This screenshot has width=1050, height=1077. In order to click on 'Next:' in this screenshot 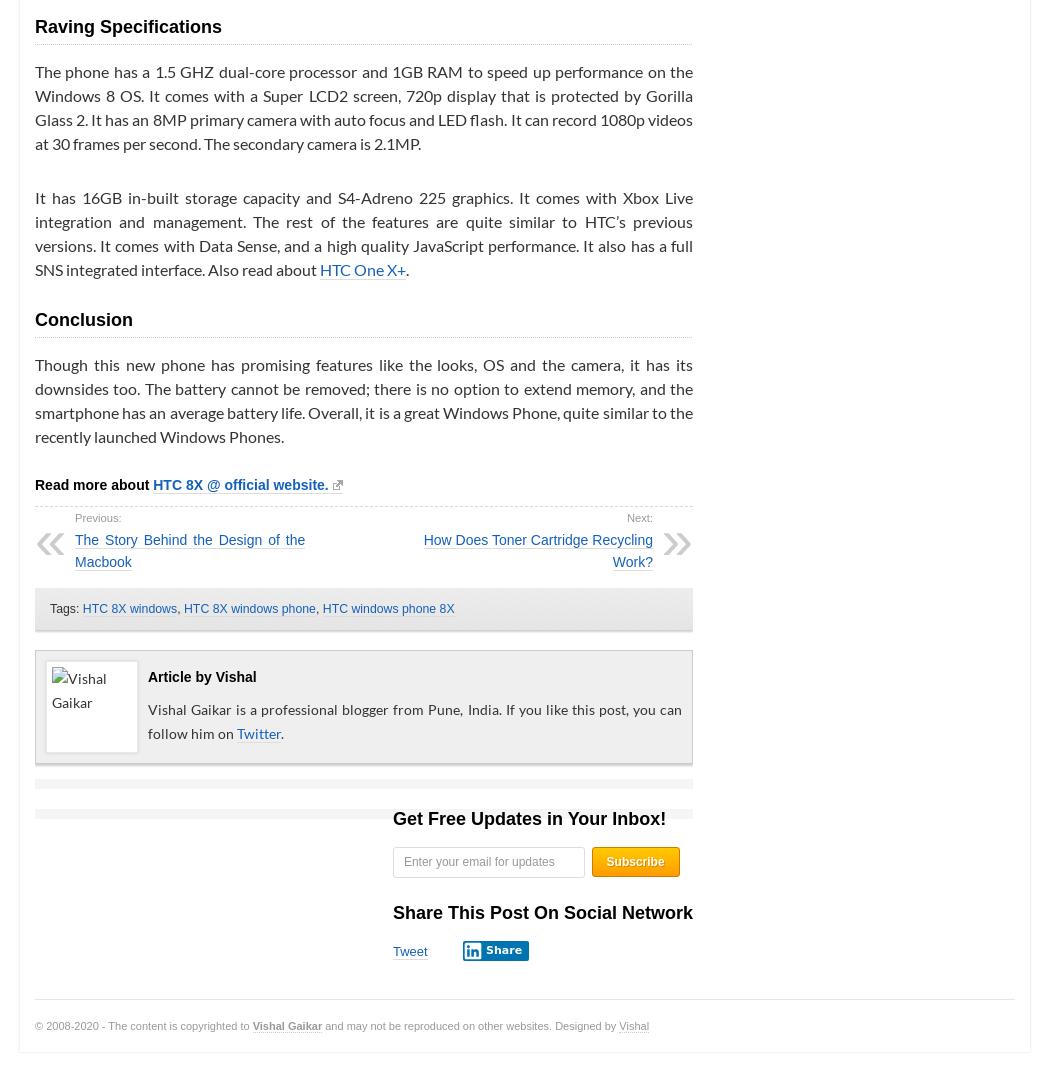, I will do `click(638, 515)`.